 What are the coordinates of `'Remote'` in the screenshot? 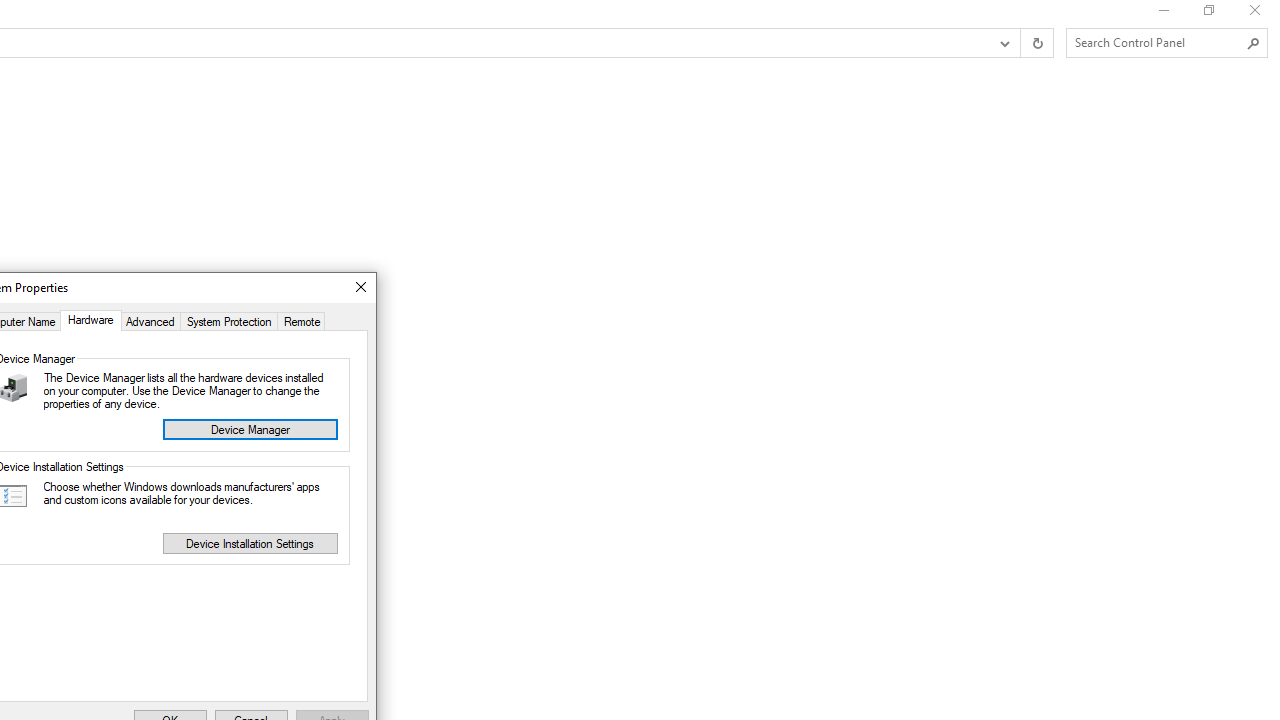 It's located at (301, 319).